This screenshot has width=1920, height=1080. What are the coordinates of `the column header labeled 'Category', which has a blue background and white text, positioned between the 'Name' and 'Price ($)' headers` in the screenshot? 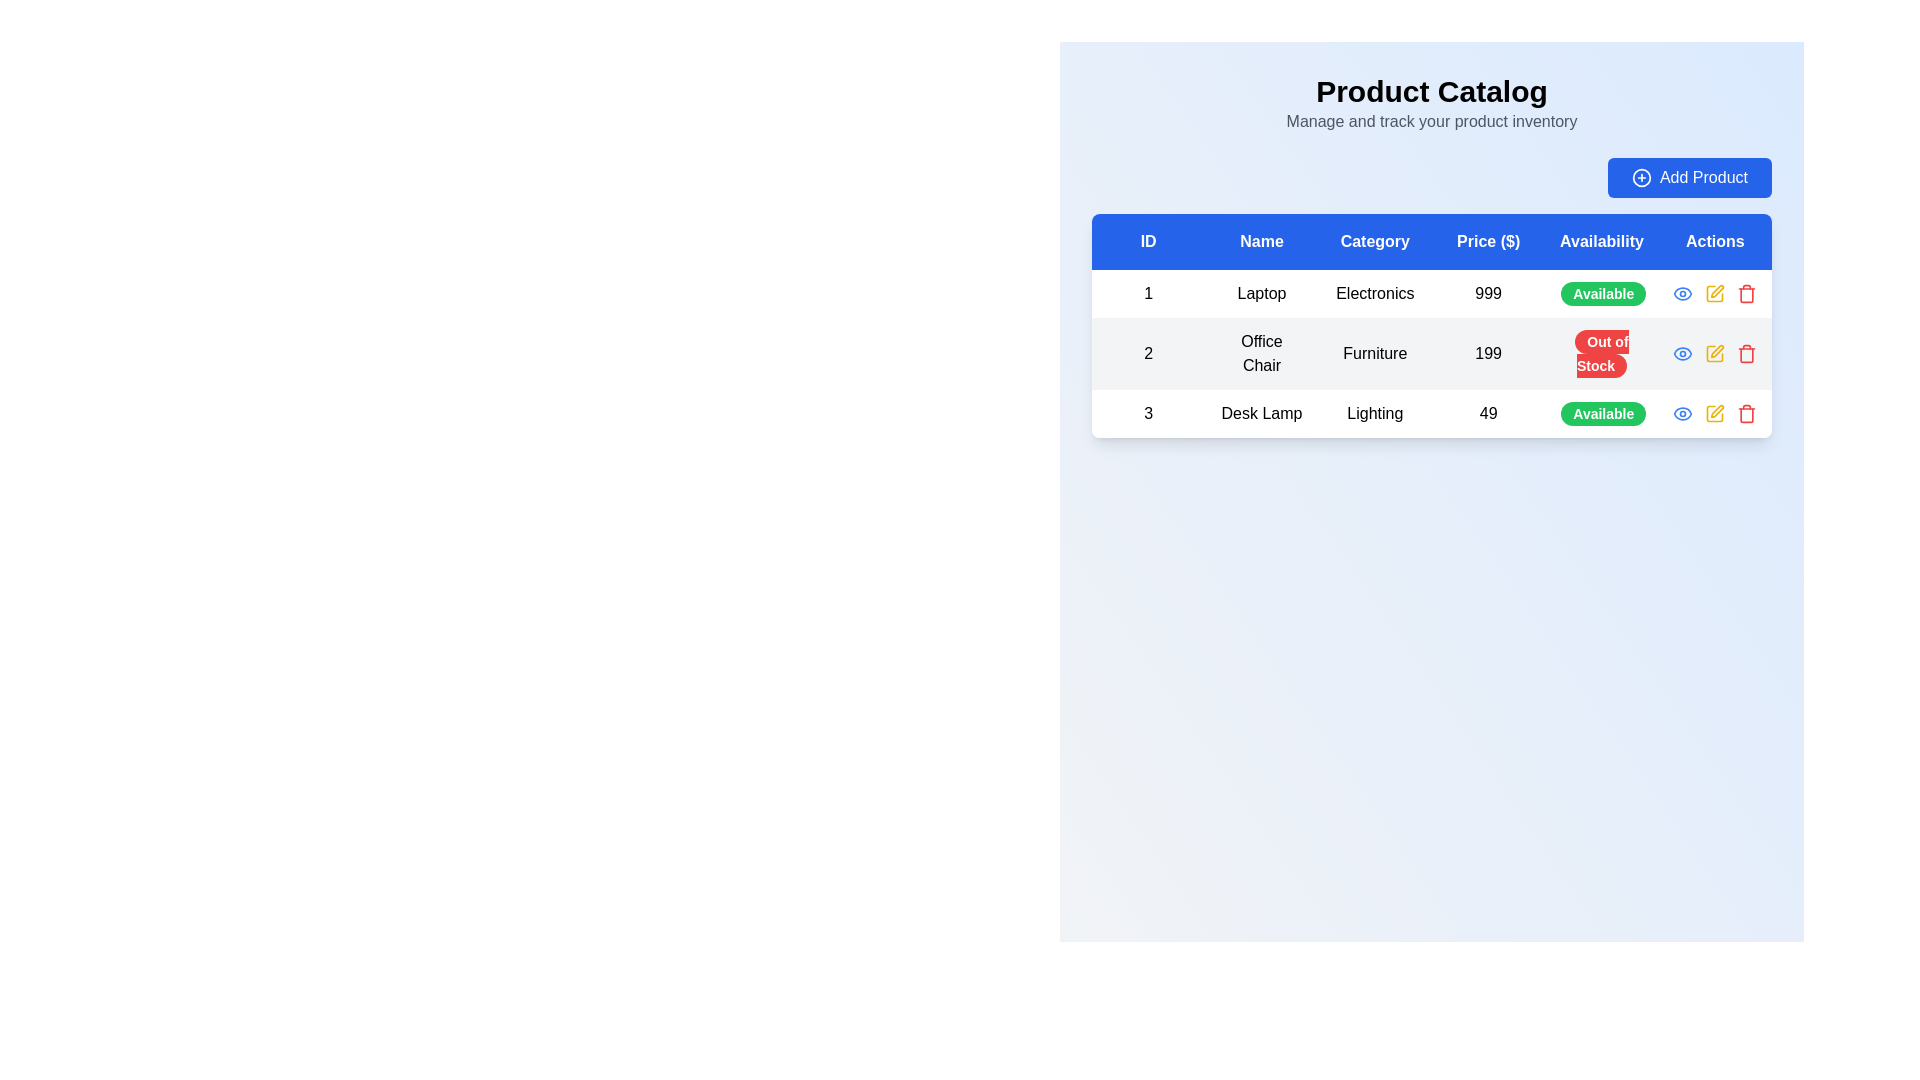 It's located at (1374, 241).